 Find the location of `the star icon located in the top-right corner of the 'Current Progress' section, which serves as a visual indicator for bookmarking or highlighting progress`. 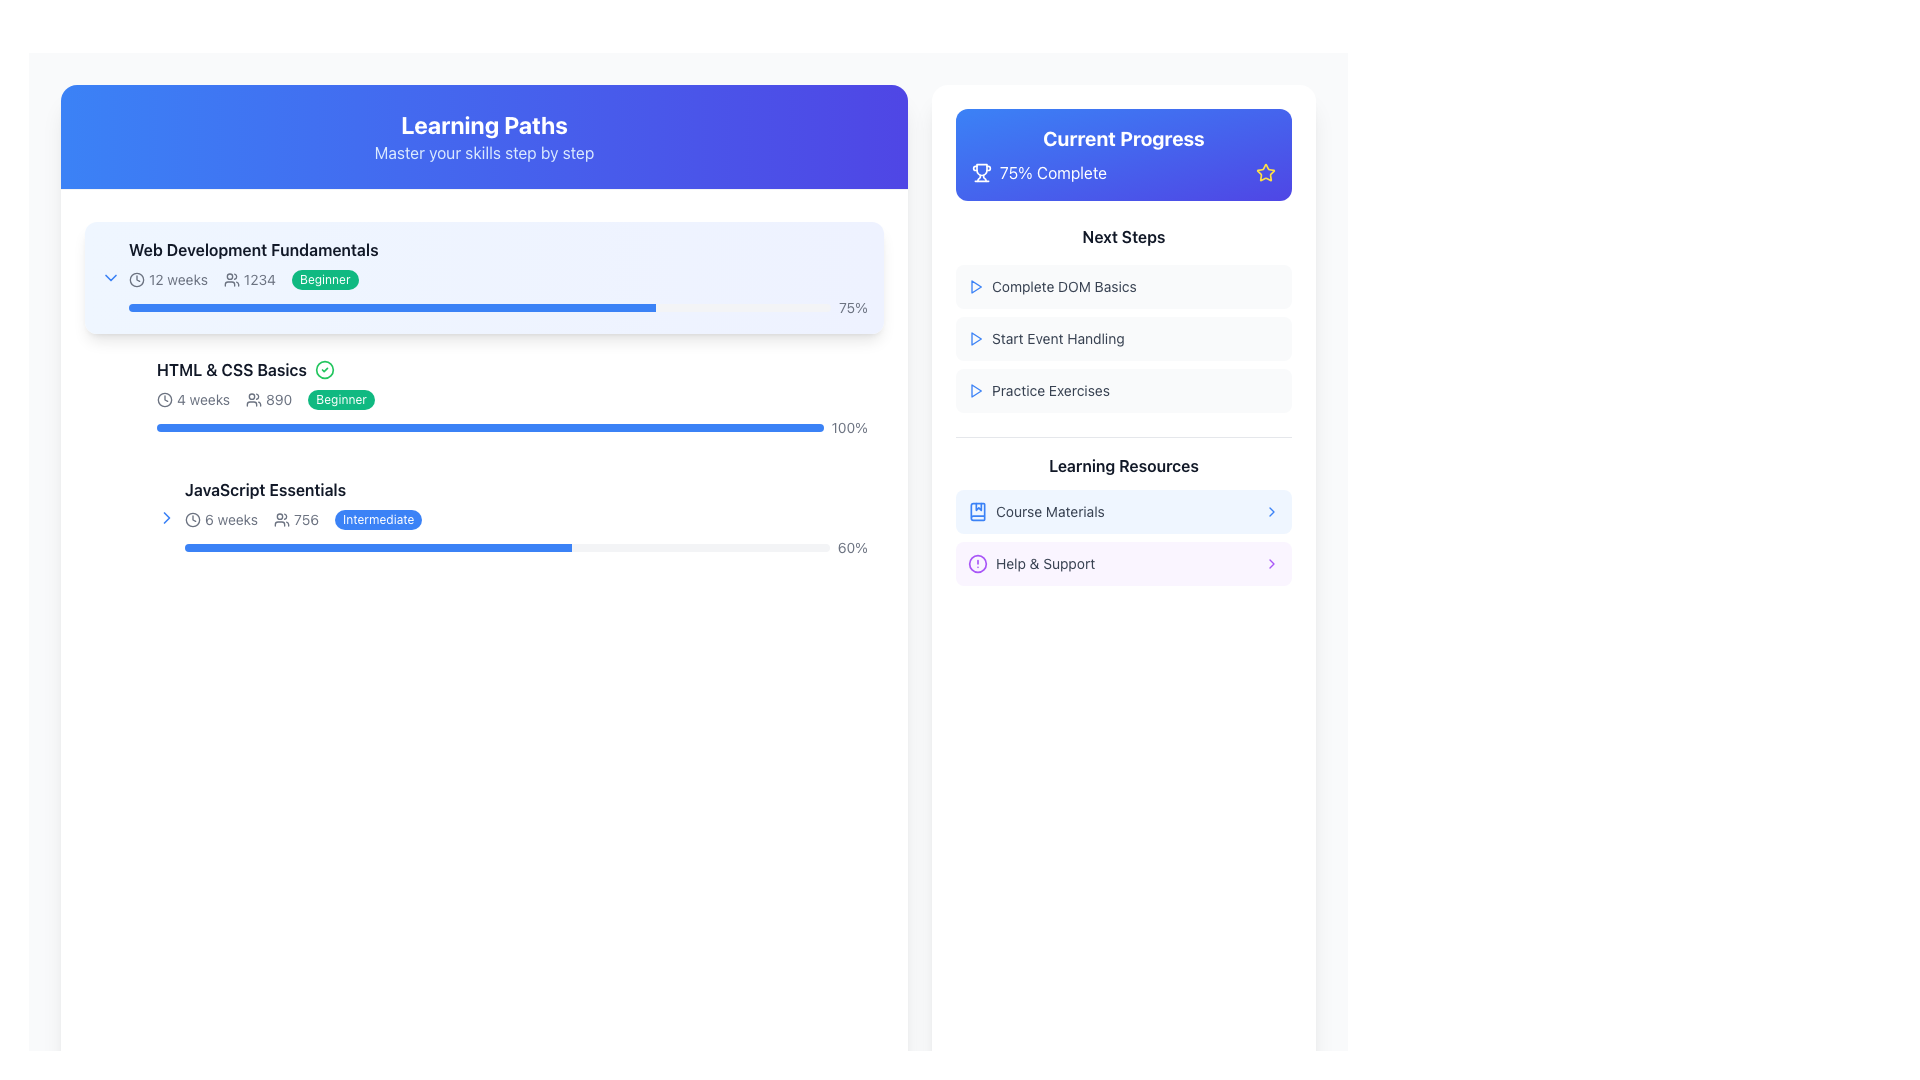

the star icon located in the top-right corner of the 'Current Progress' section, which serves as a visual indicator for bookmarking or highlighting progress is located at coordinates (1265, 171).